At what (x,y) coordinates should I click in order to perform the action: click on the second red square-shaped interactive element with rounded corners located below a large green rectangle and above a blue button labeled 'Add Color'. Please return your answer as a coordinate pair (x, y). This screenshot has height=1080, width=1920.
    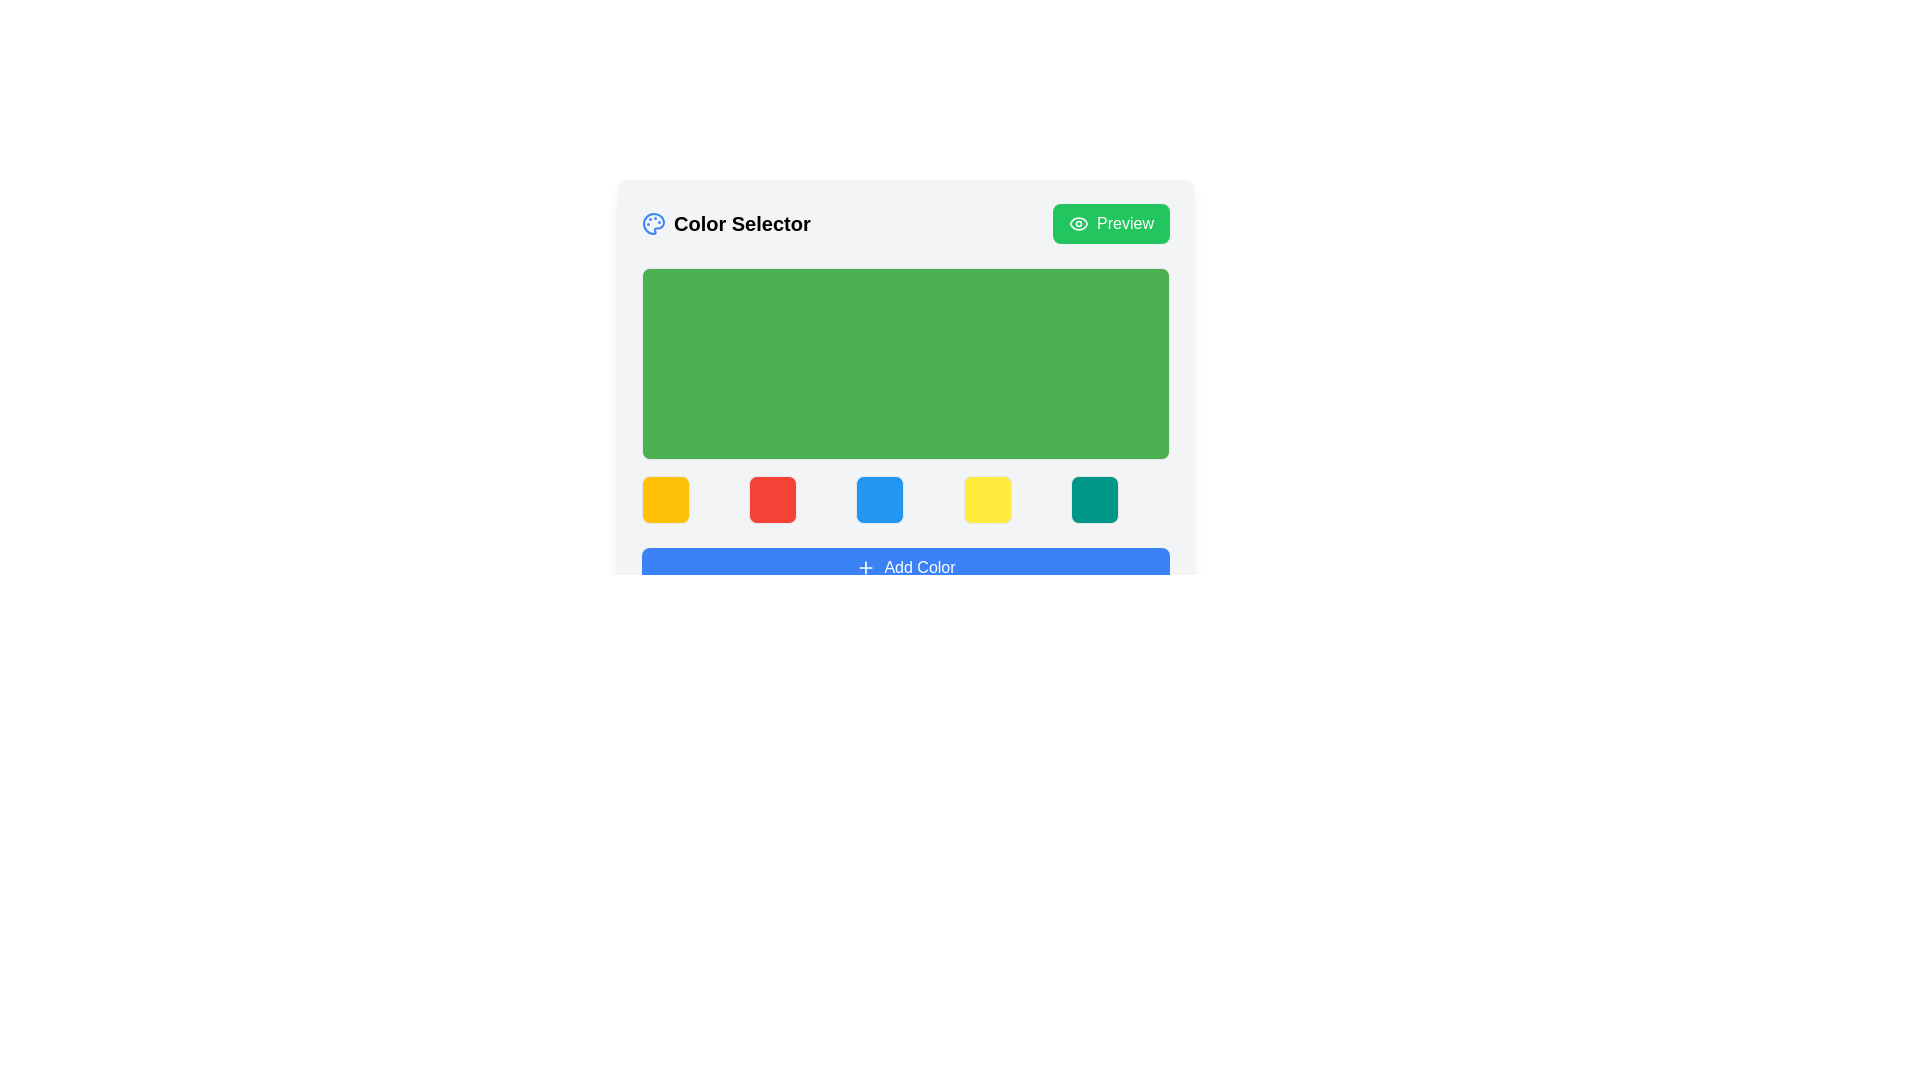
    Looking at the image, I should click on (772, 499).